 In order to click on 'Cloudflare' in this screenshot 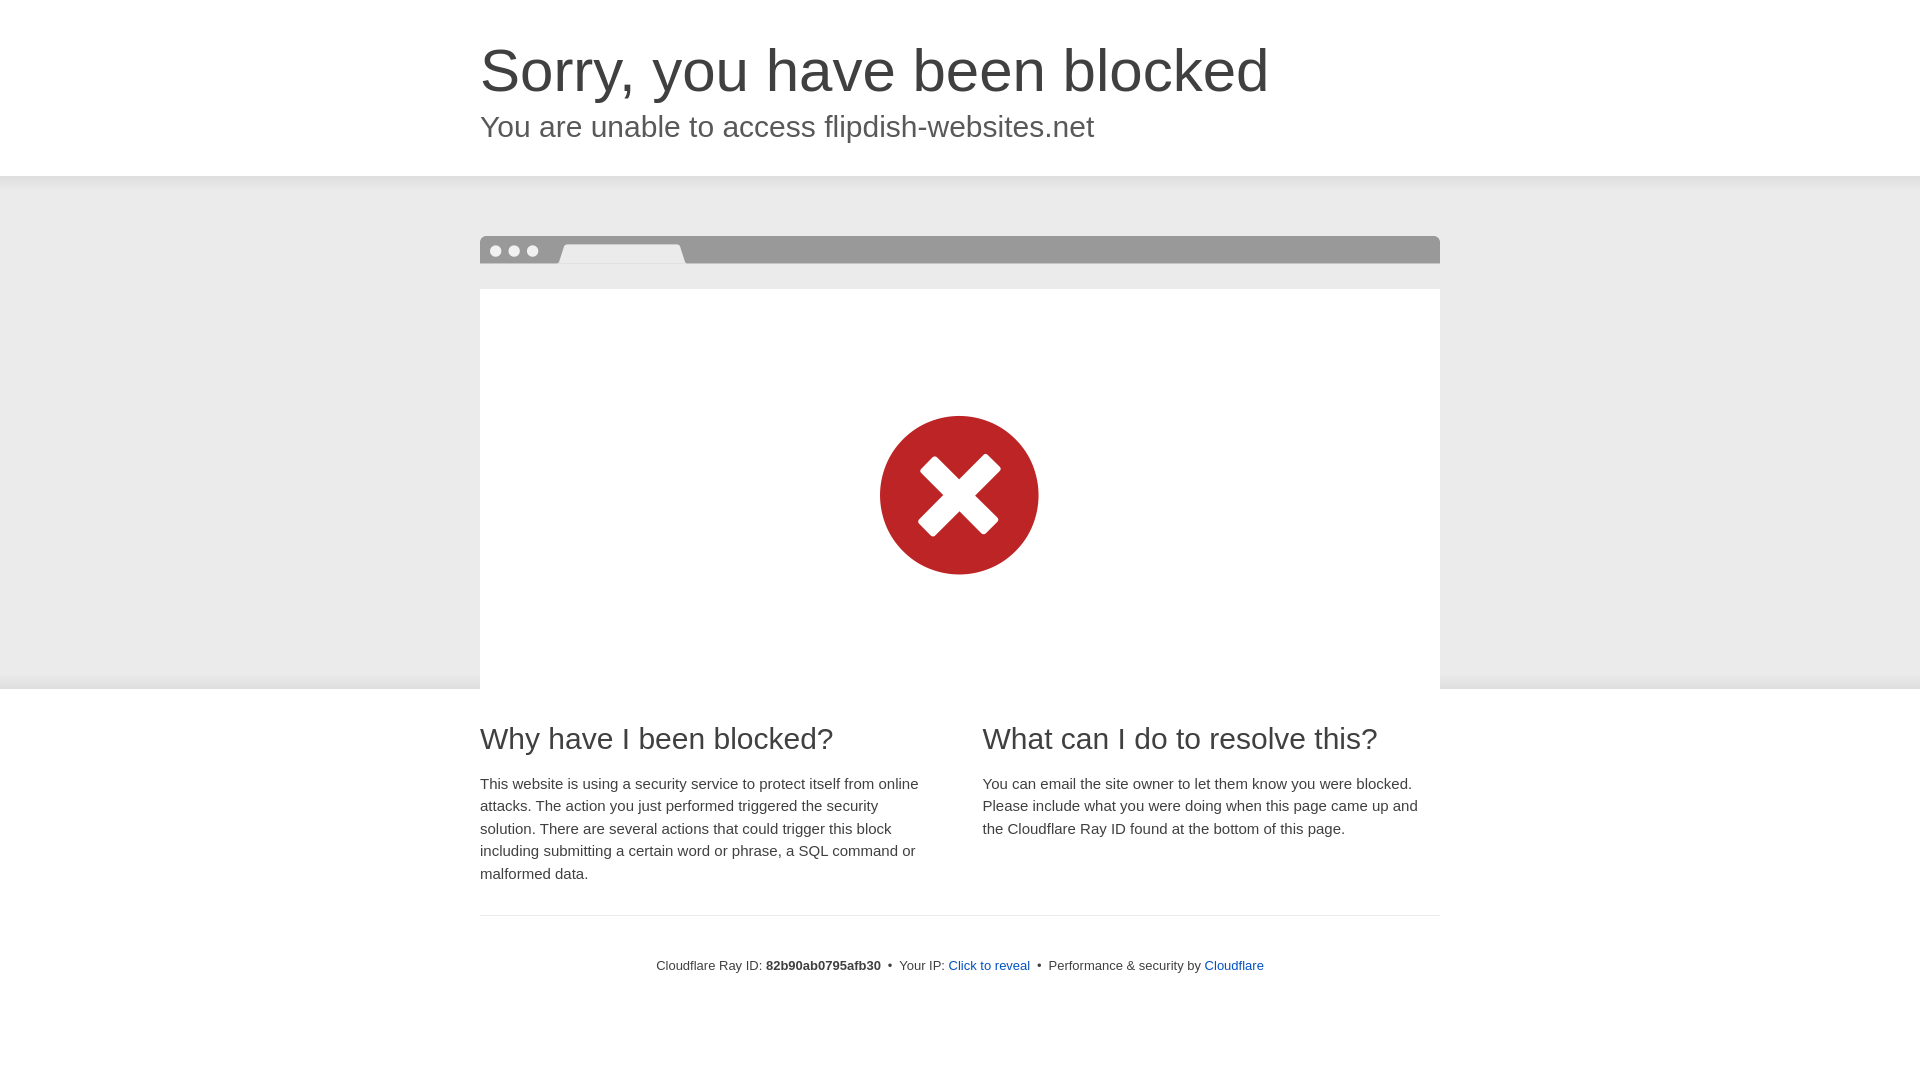, I will do `click(1233, 964)`.